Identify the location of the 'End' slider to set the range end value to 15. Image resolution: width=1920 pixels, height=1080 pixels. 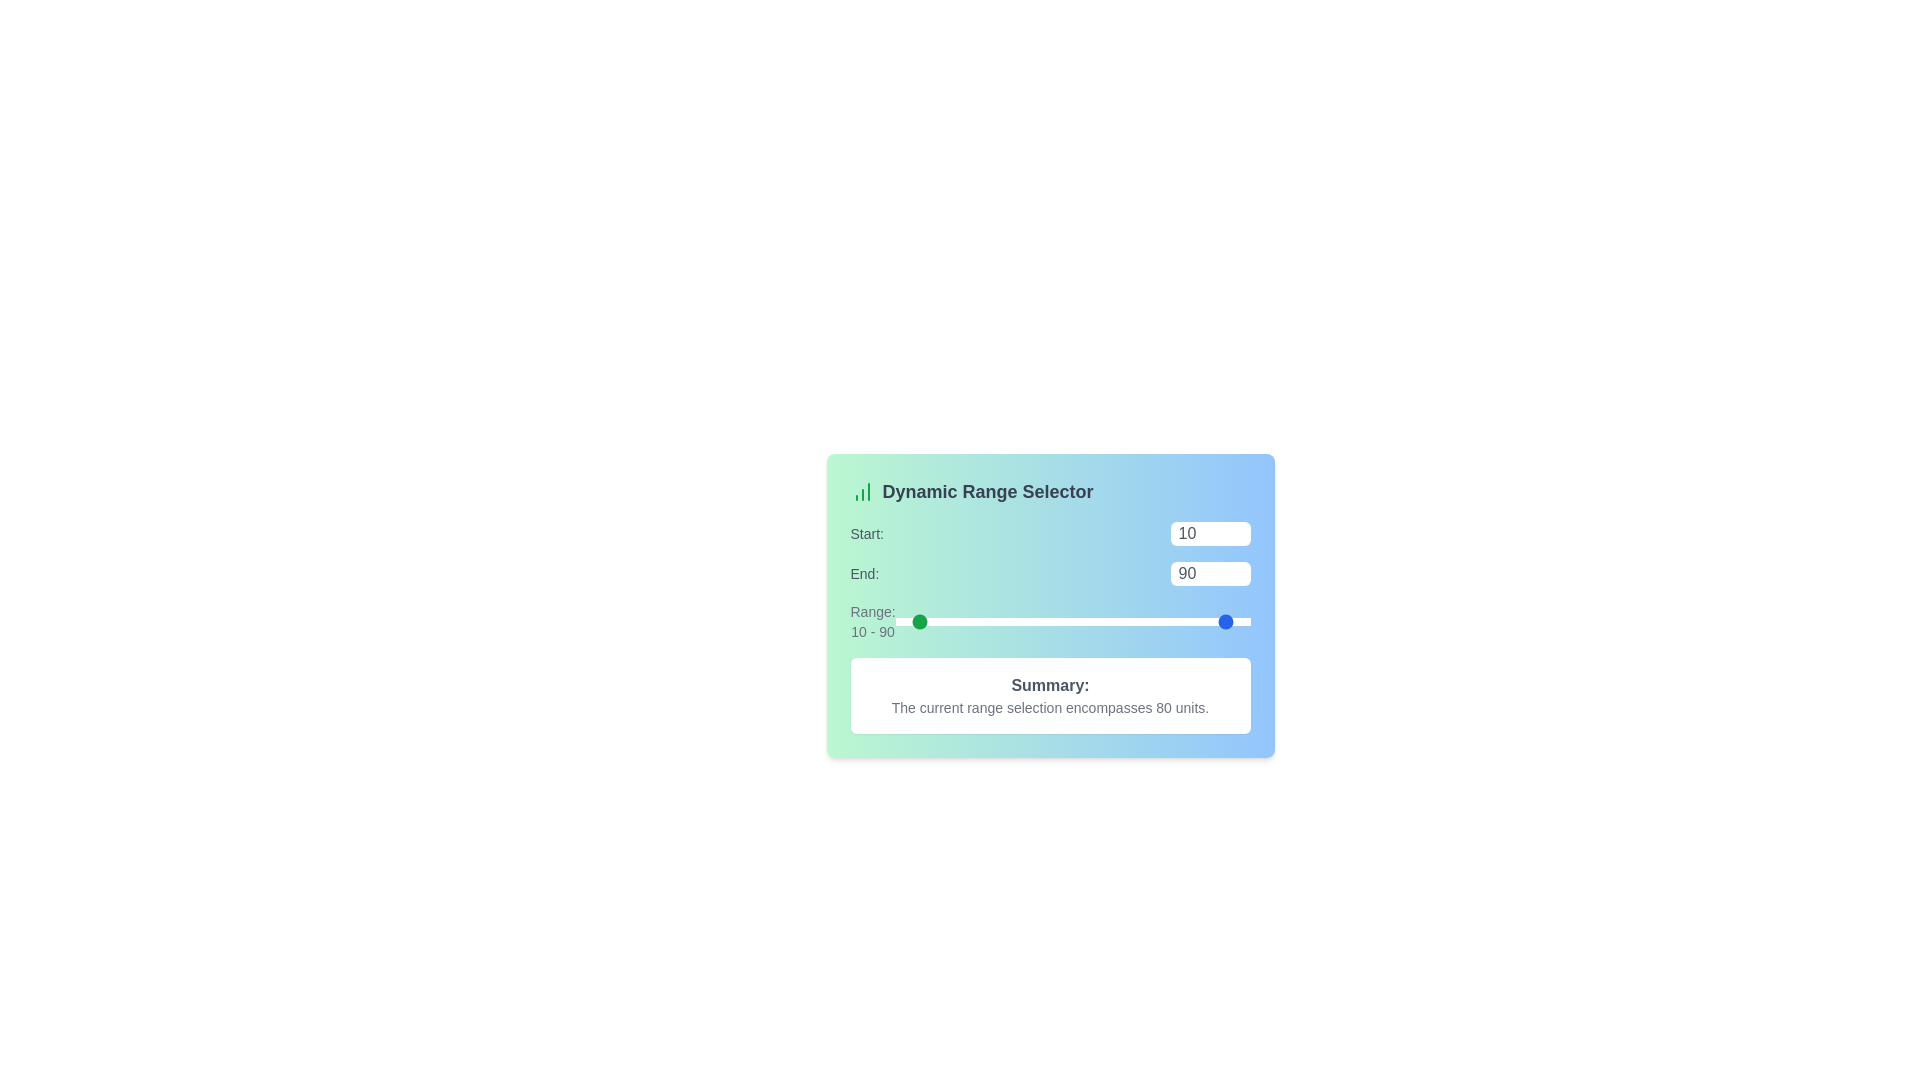
(1098, 620).